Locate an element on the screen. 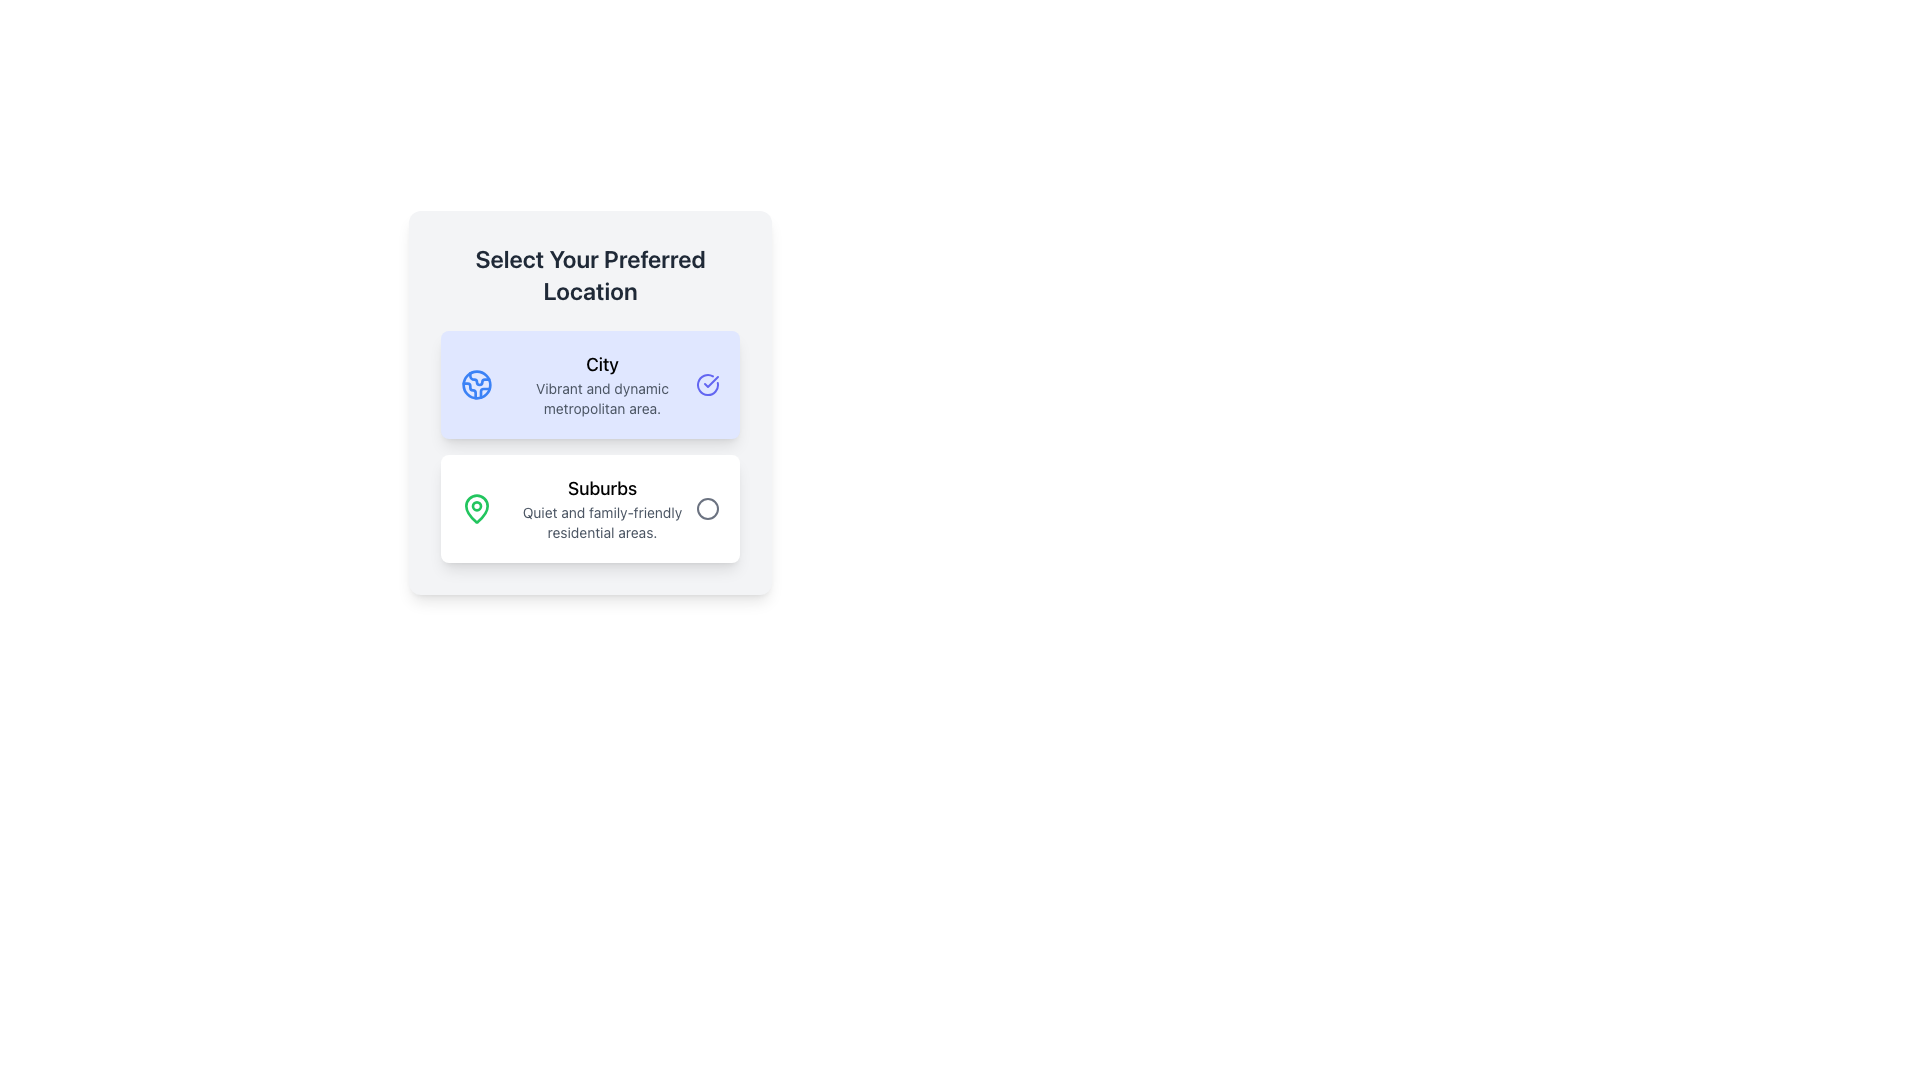  the blue circular SVG element representing a city, located in the upper left corner of the 'City' rectangle is located at coordinates (475, 385).